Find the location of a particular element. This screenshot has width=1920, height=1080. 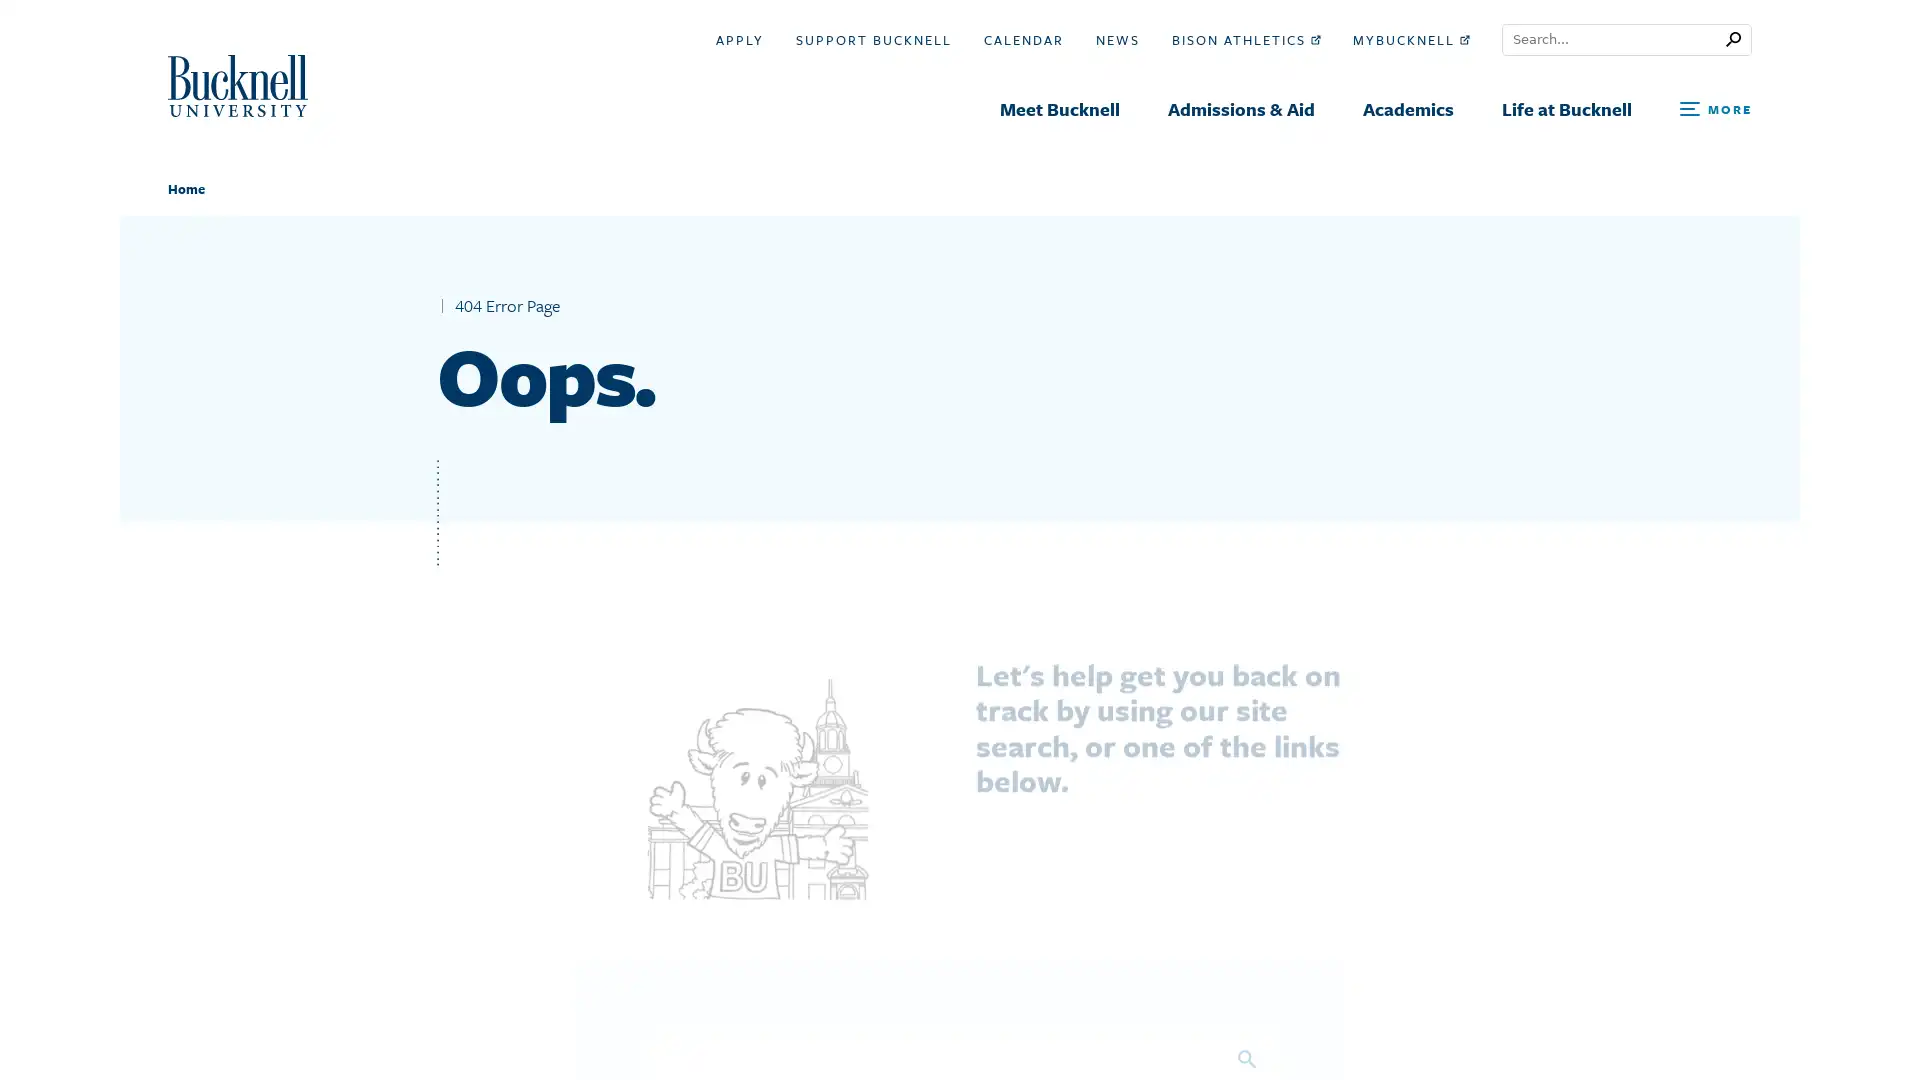

Open Search and Additional Links is located at coordinates (1715, 109).